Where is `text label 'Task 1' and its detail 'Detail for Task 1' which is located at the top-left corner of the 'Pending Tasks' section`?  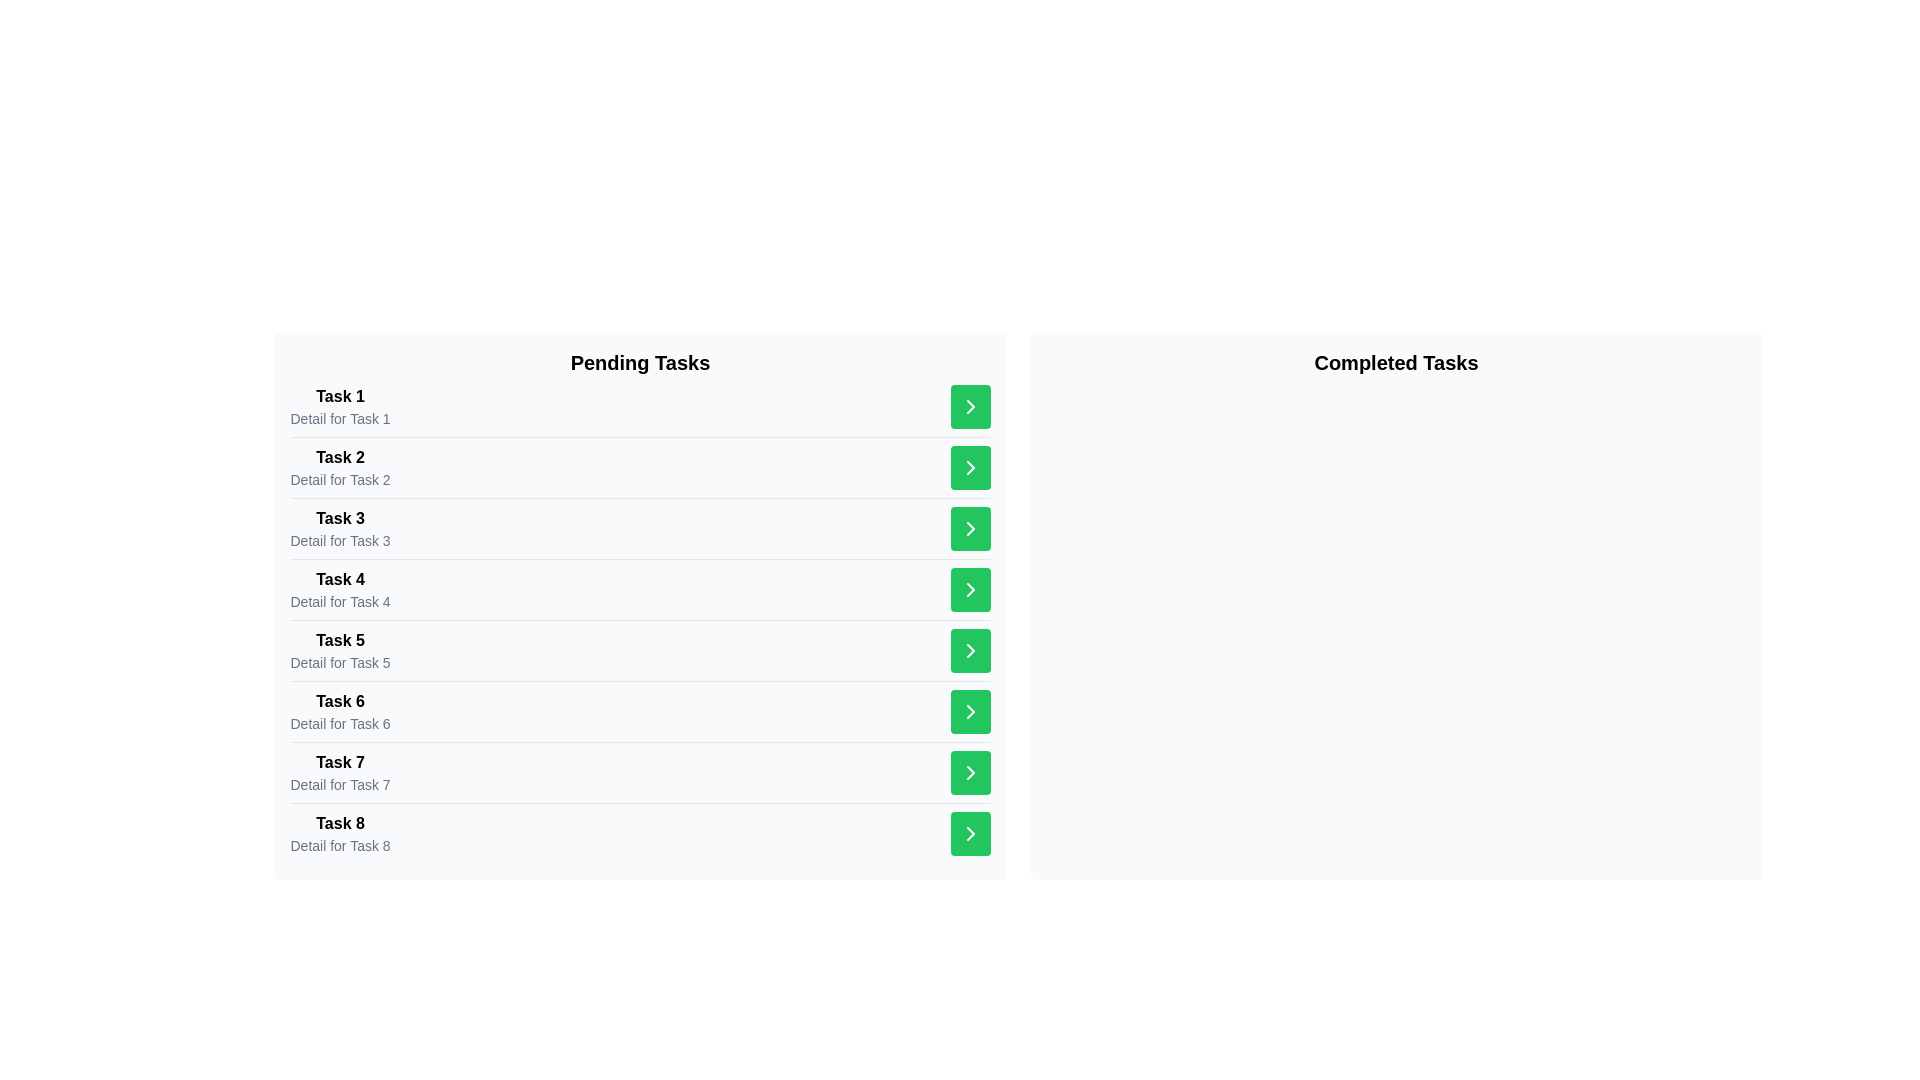
text label 'Task 1' and its detail 'Detail for Task 1' which is located at the top-left corner of the 'Pending Tasks' section is located at coordinates (340, 406).